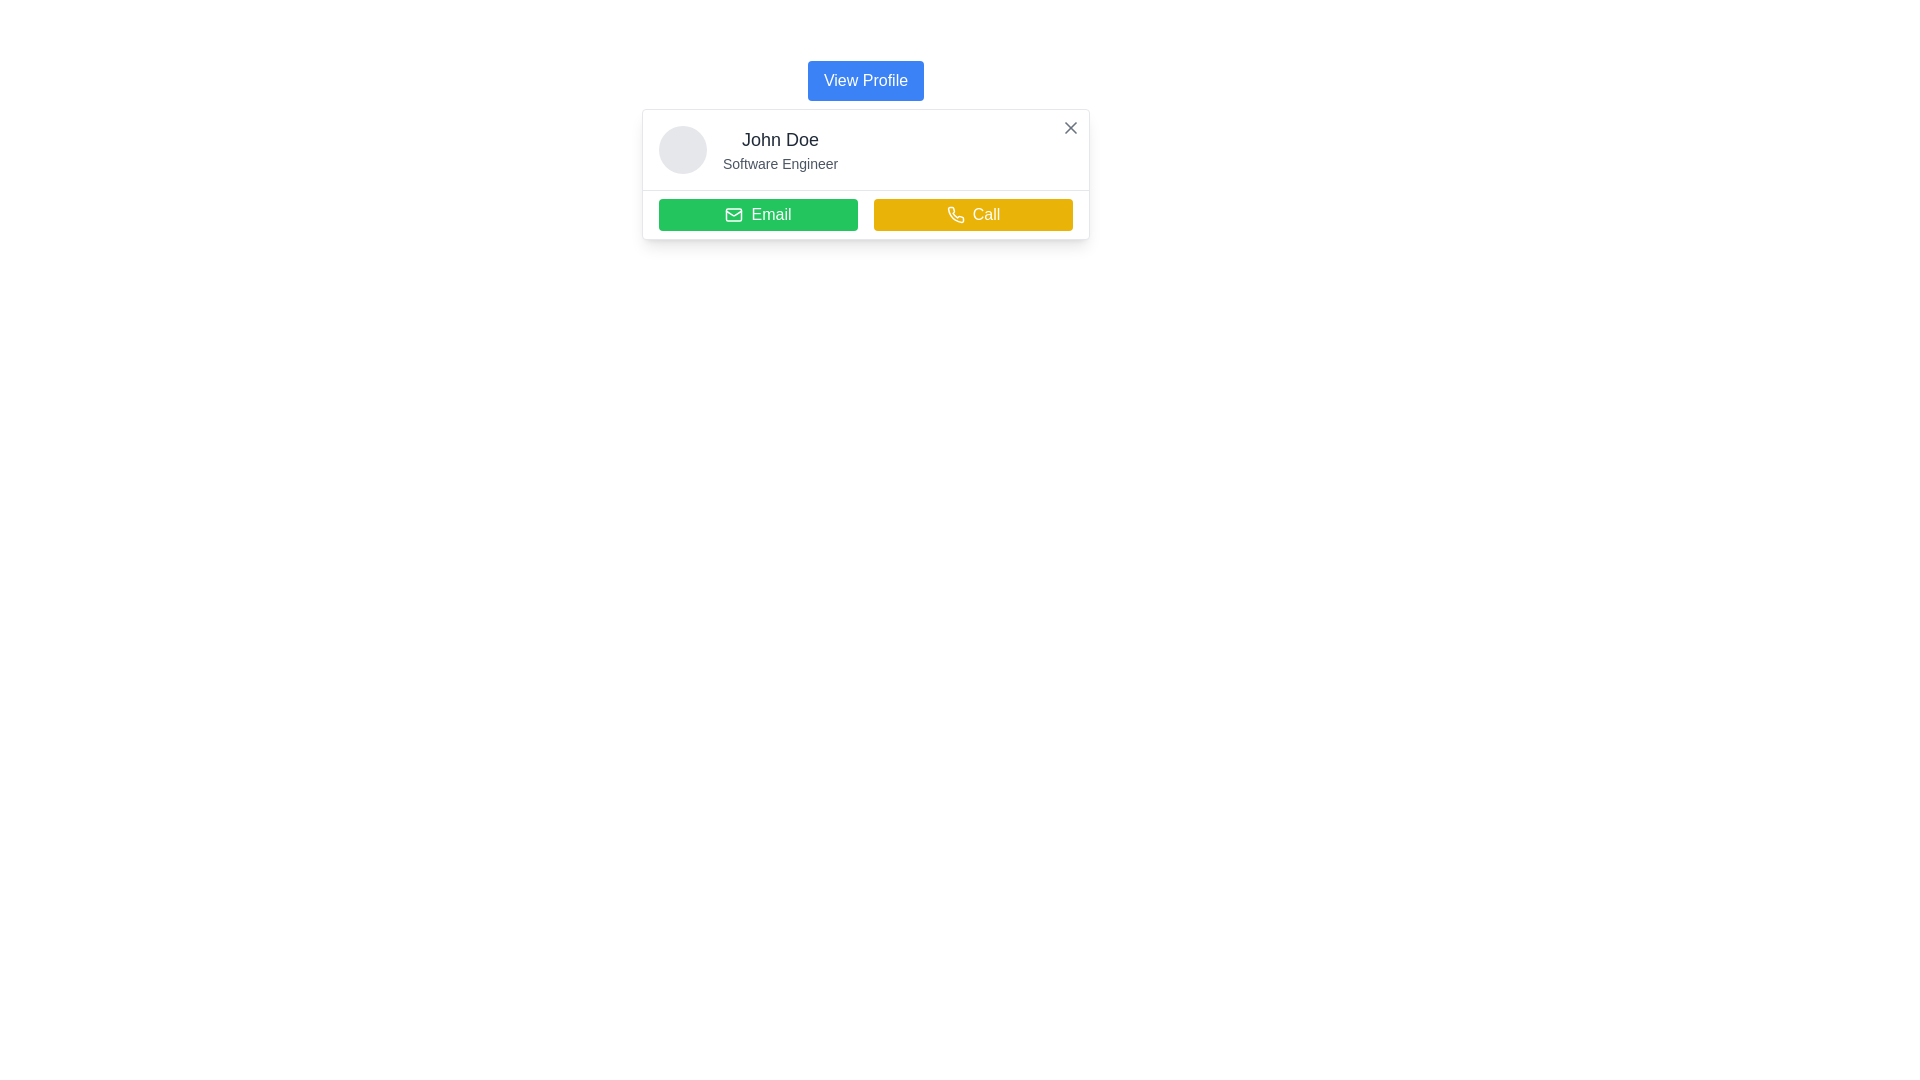 The width and height of the screenshot is (1920, 1080). I want to click on the close or delete icon located in the upper-right corner of the profile card section, so click(1069, 127).